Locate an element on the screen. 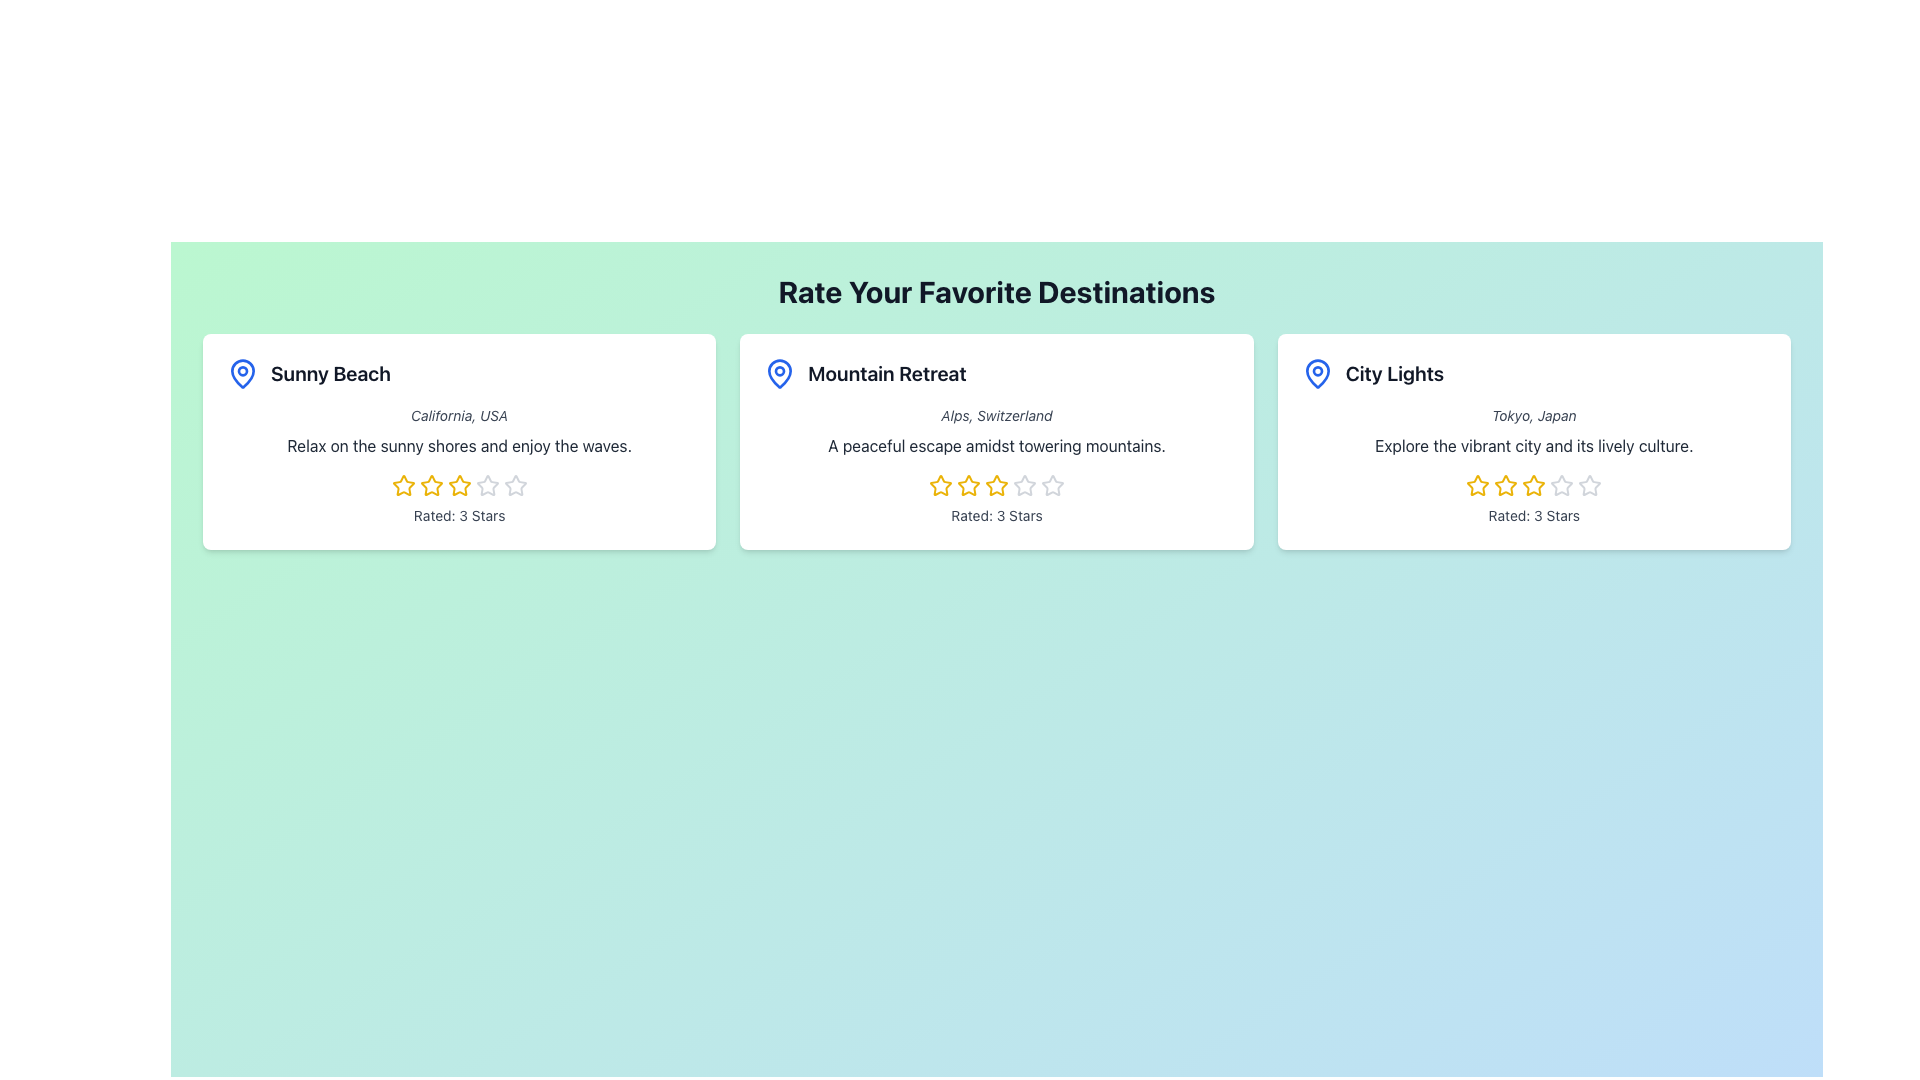 The height and width of the screenshot is (1080, 1920). the first star icon in the 5-star rating set for the 'City Lights' destination to modify the rating is located at coordinates (1478, 485).